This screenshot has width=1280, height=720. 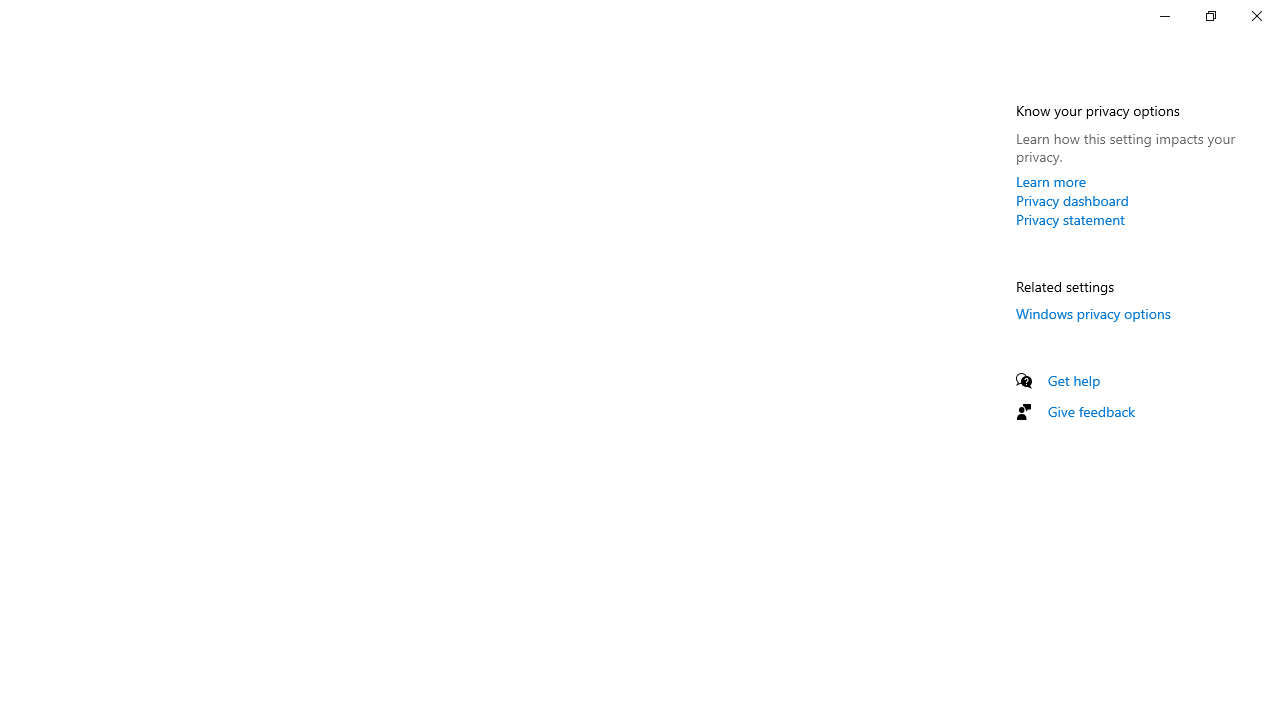 I want to click on 'Give feedback', so click(x=1090, y=410).